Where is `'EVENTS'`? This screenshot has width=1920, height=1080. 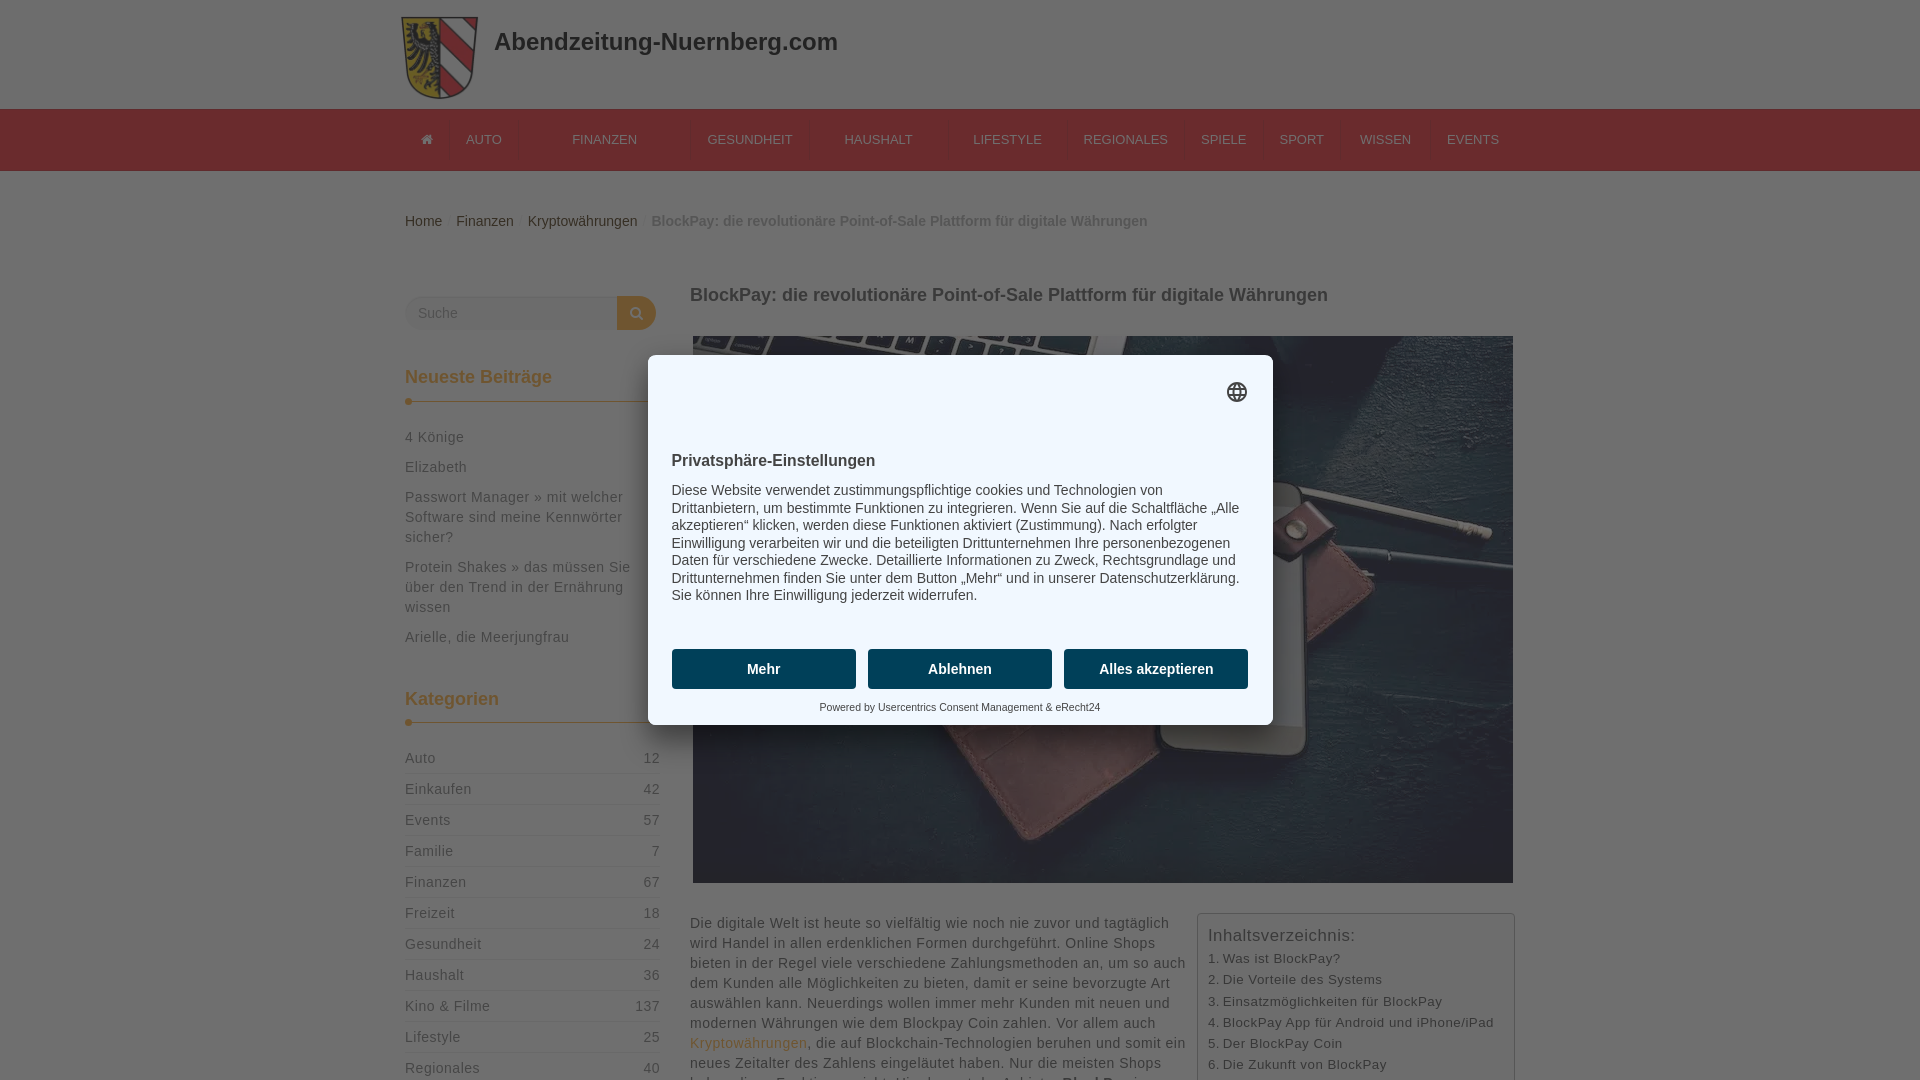 'EVENTS' is located at coordinates (1465, 138).